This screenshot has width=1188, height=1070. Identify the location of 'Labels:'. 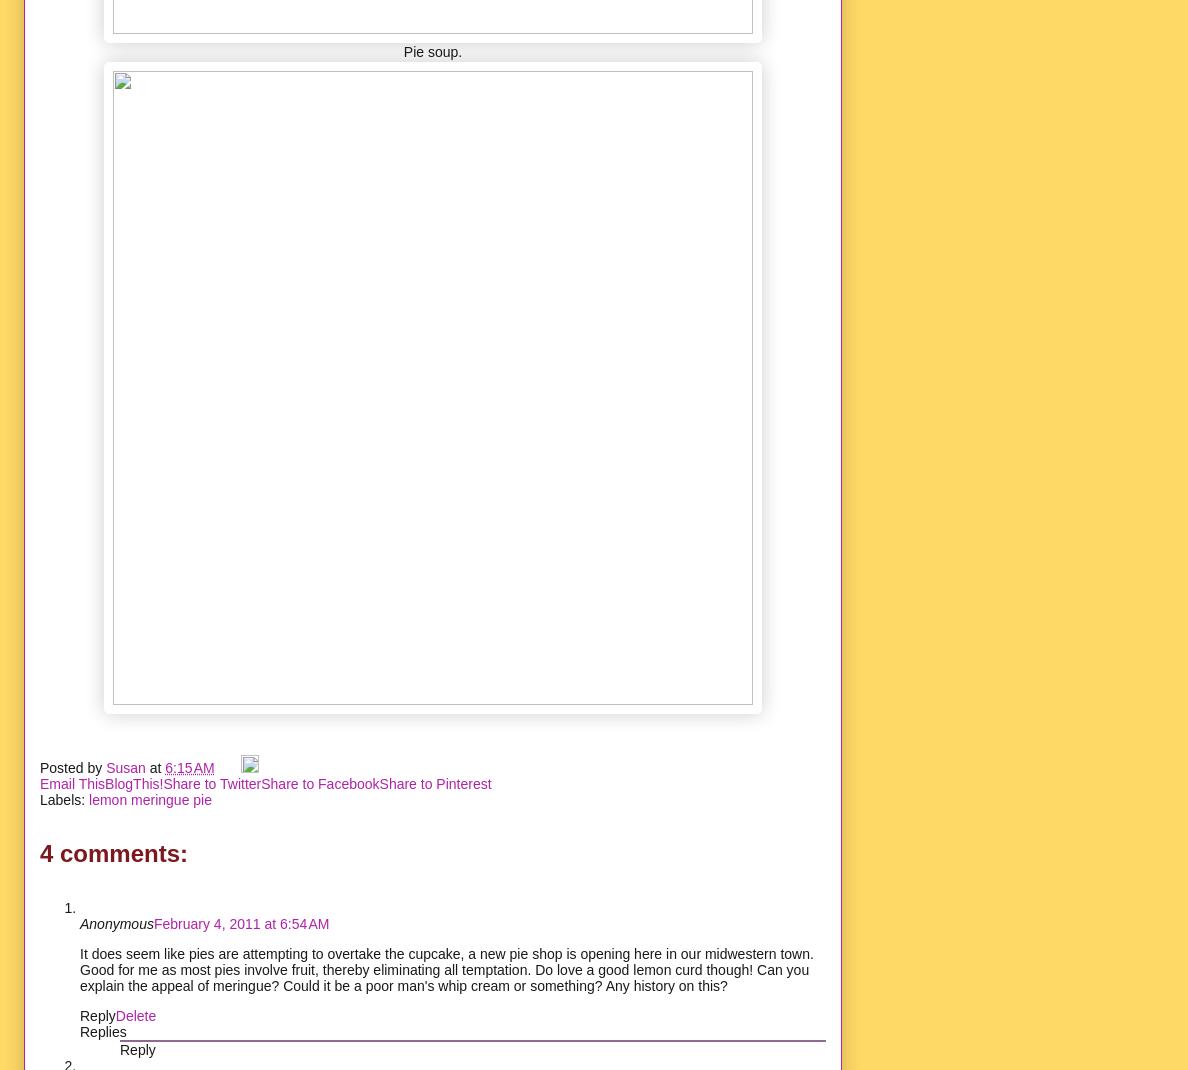
(64, 799).